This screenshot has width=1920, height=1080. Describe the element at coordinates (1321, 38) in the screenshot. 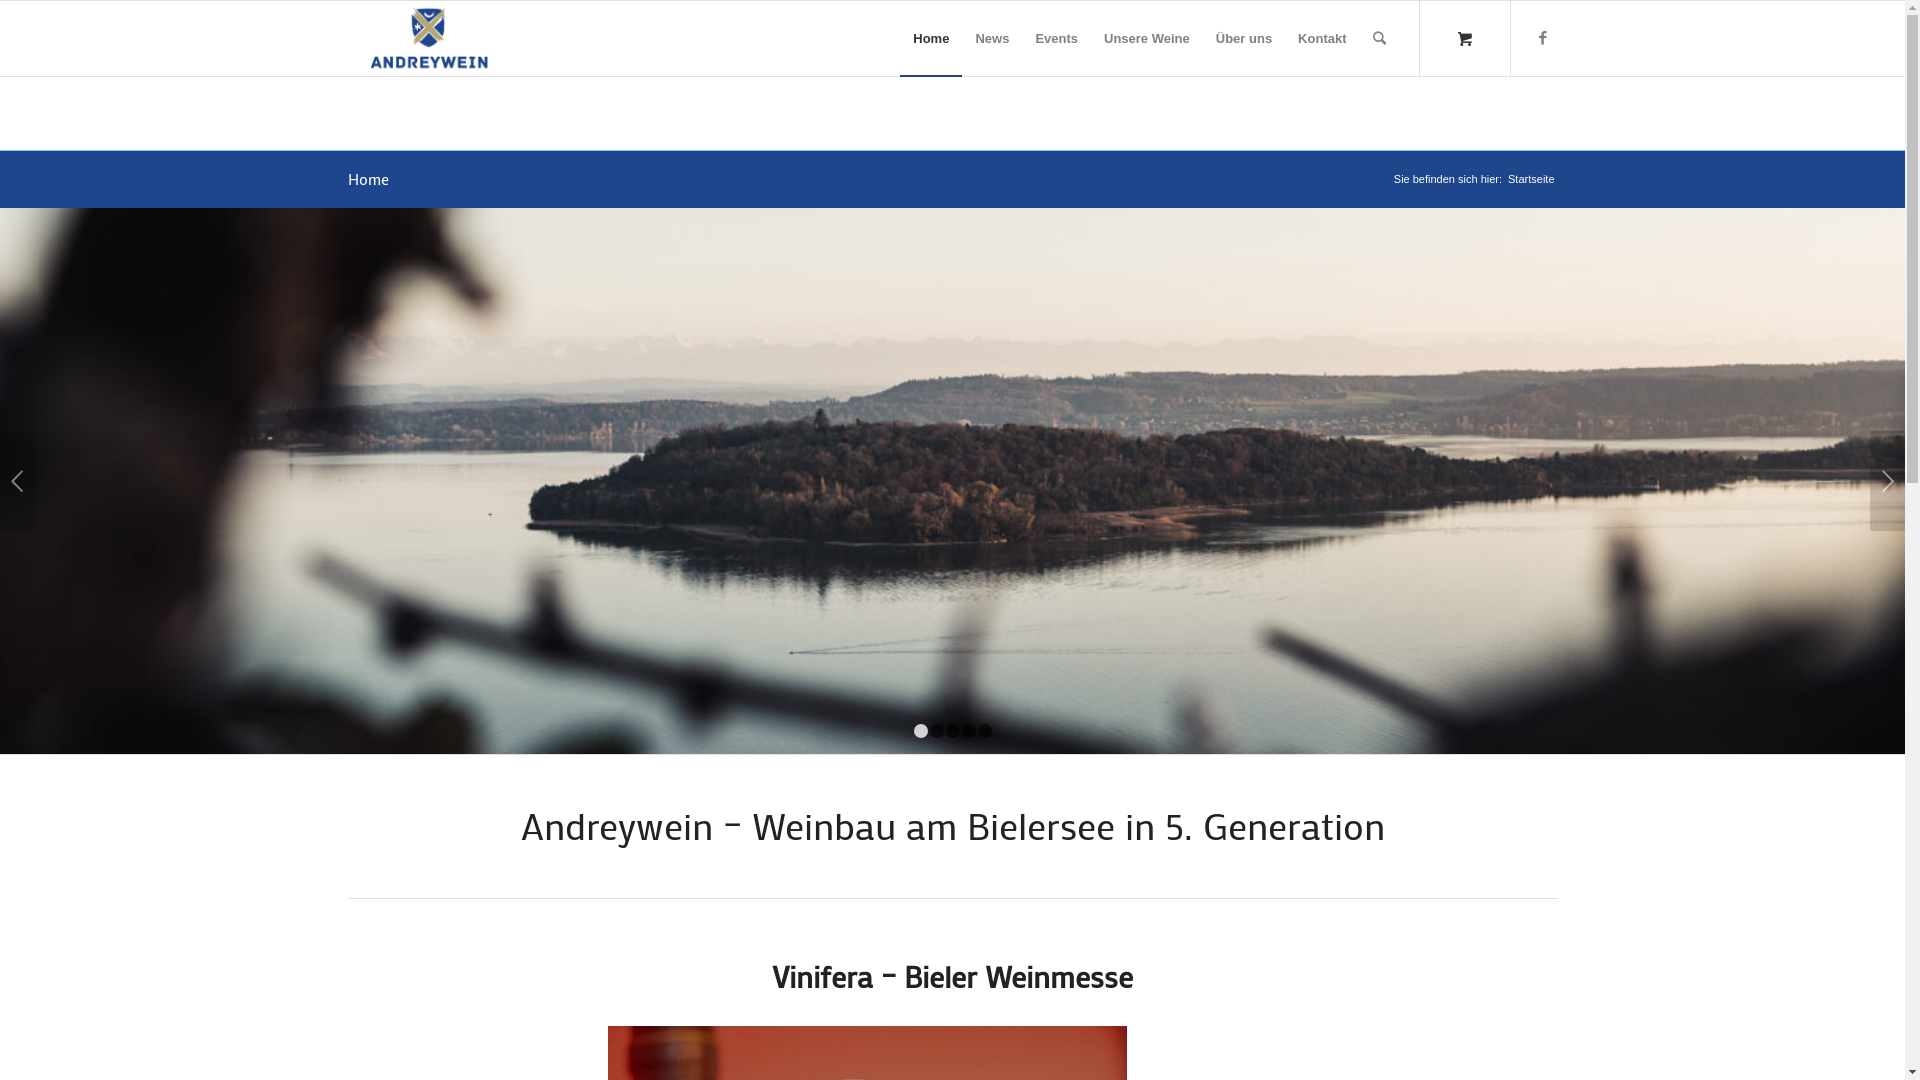

I see `'Kontakt'` at that location.